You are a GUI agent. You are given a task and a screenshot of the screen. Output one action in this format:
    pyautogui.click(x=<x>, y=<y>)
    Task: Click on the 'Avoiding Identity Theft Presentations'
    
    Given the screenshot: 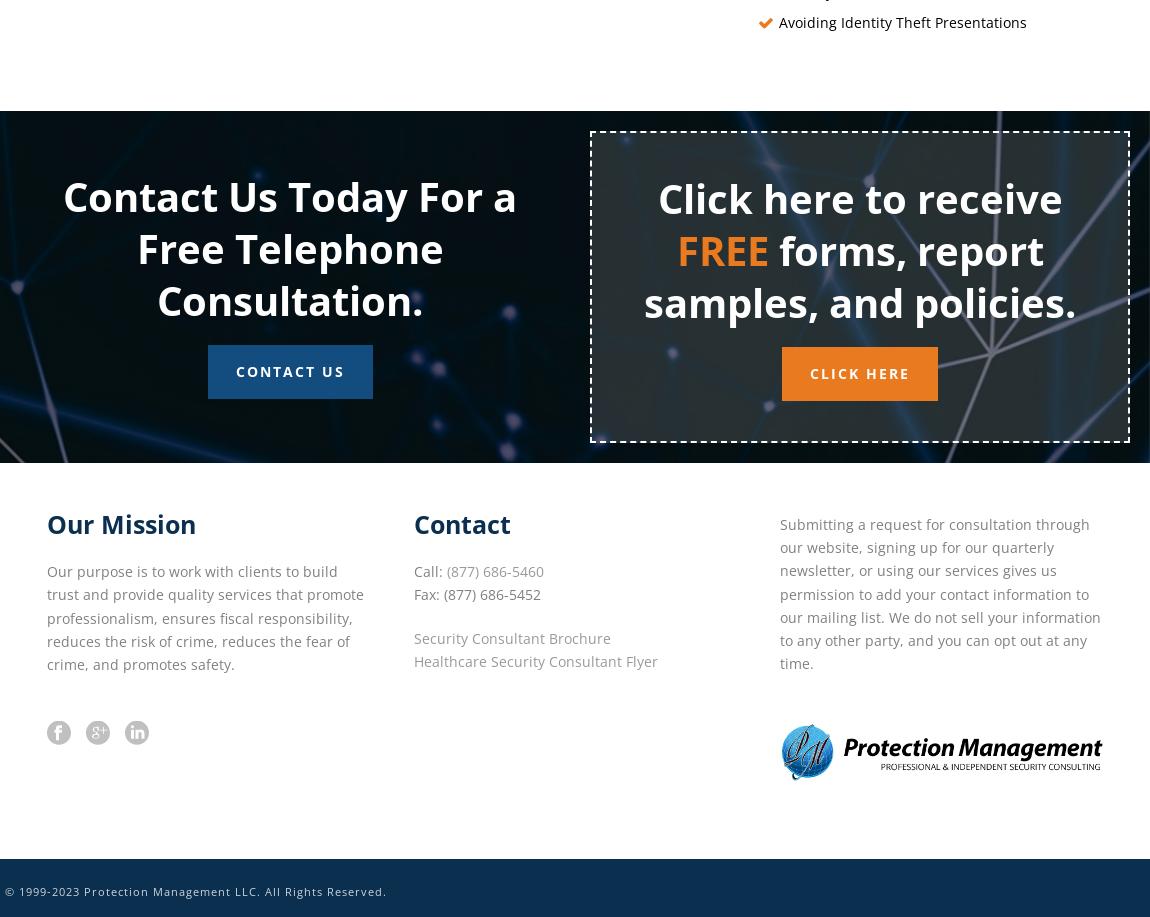 What is the action you would take?
    pyautogui.click(x=902, y=21)
    